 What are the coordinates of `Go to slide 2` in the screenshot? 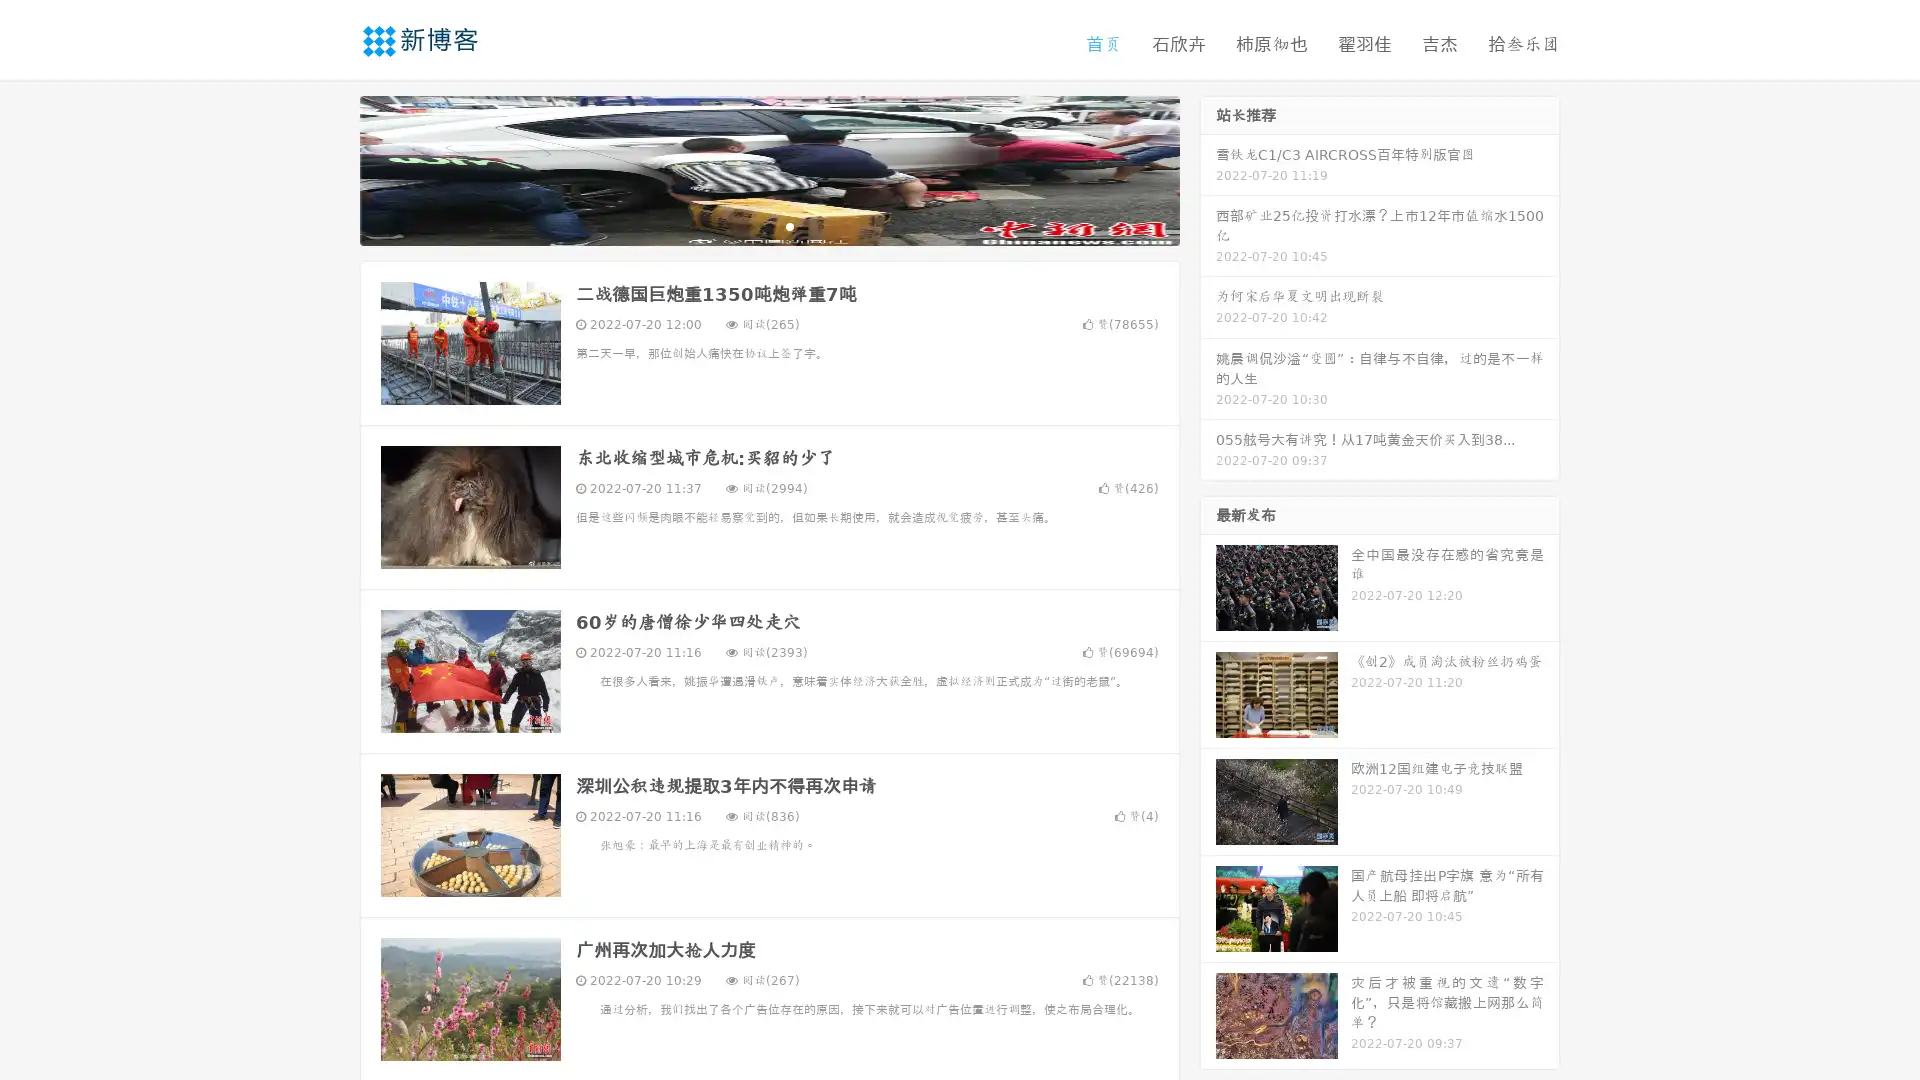 It's located at (768, 225).